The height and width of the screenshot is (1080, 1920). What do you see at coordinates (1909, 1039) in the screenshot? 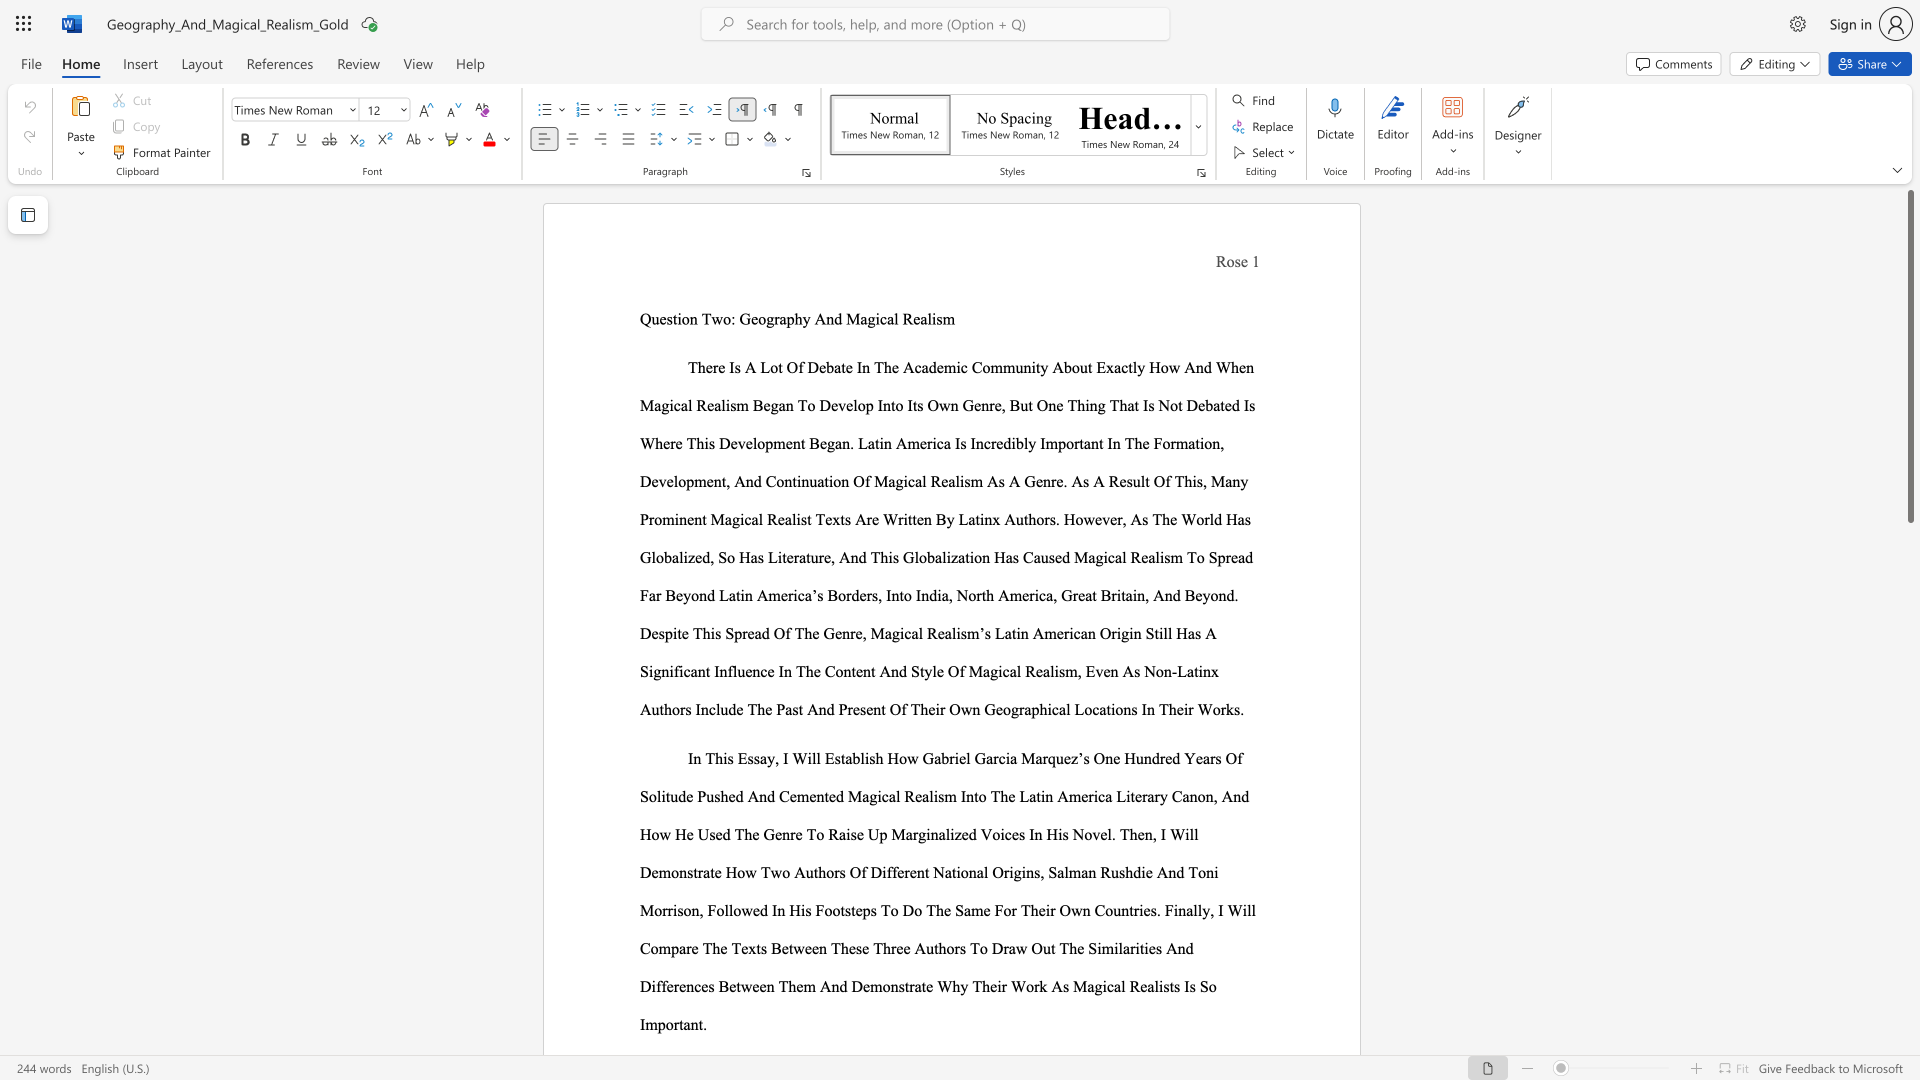
I see `the scrollbar to move the page downward` at bounding box center [1909, 1039].